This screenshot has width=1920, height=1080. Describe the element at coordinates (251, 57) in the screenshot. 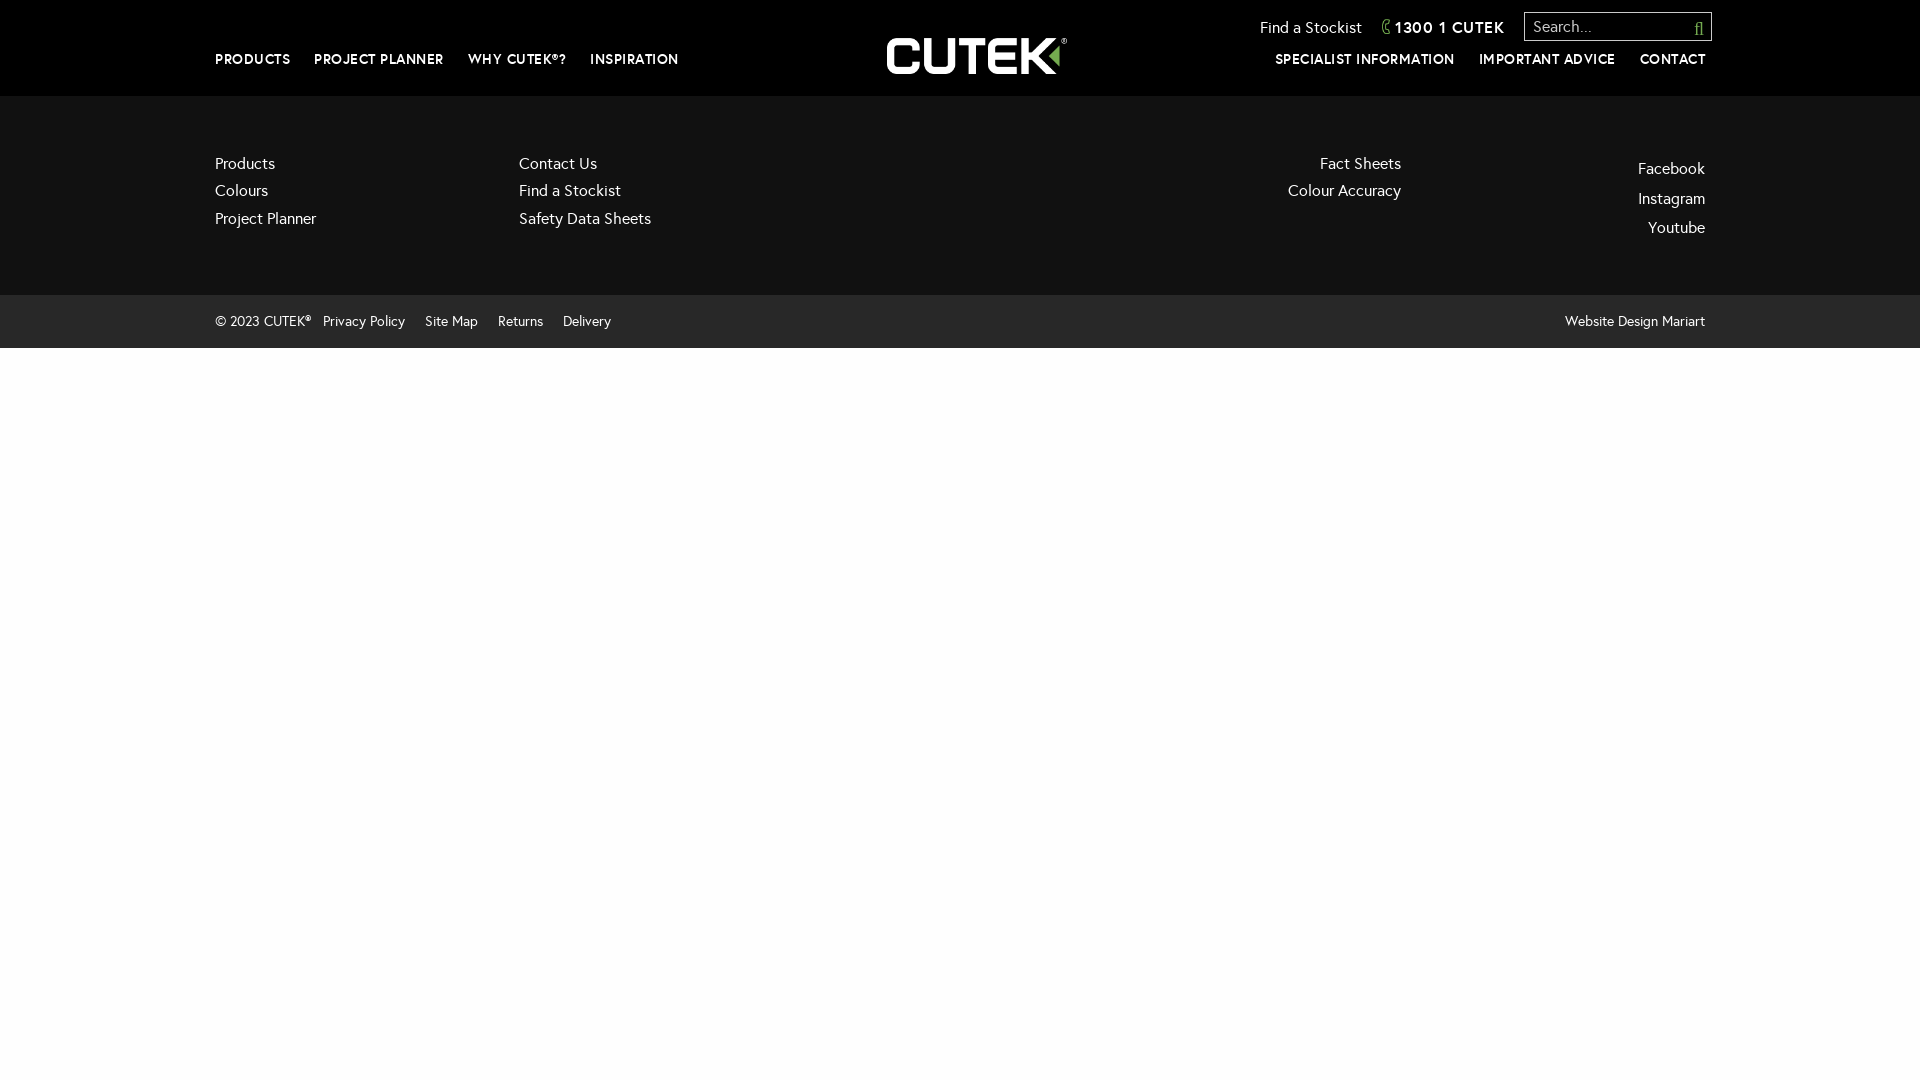

I see `'PRODUCTS'` at that location.